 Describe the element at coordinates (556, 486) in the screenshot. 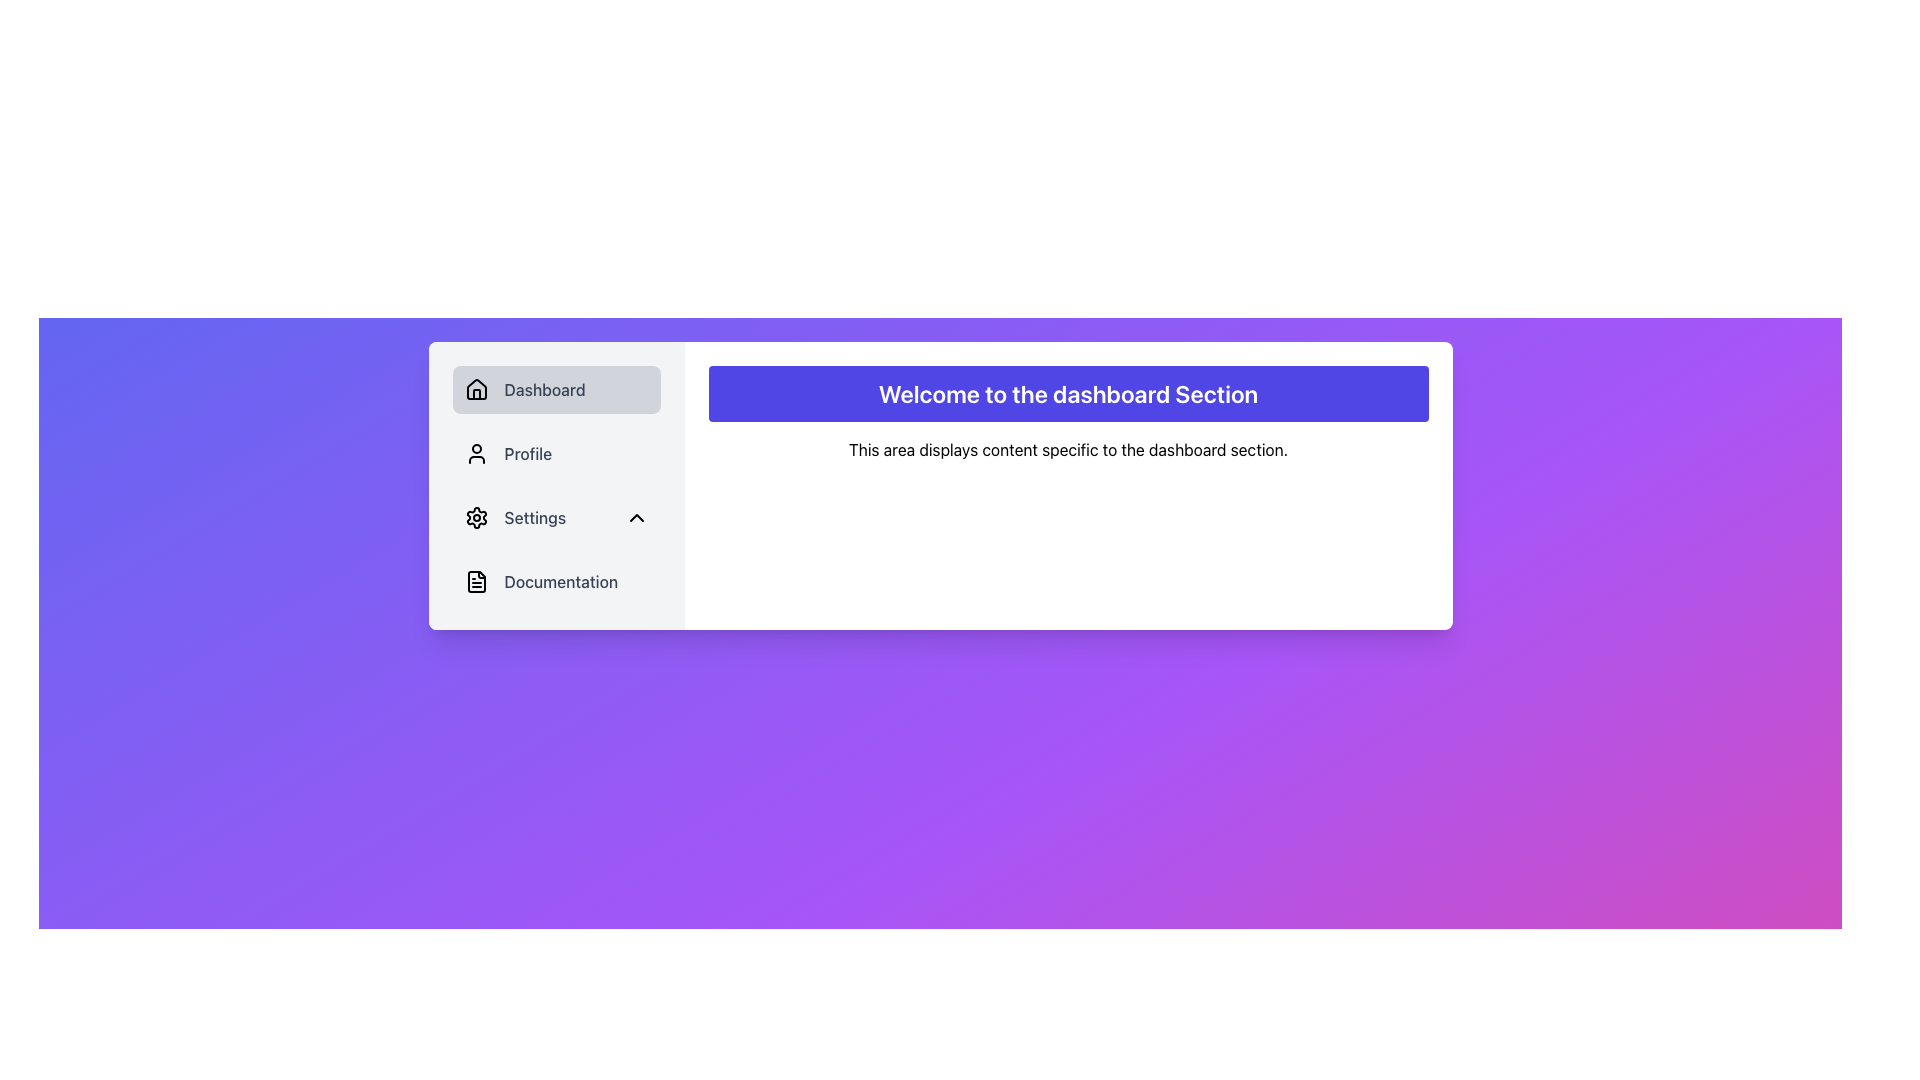

I see `the 'Profile' item in the vertical navigation list located in the sidebar` at that location.